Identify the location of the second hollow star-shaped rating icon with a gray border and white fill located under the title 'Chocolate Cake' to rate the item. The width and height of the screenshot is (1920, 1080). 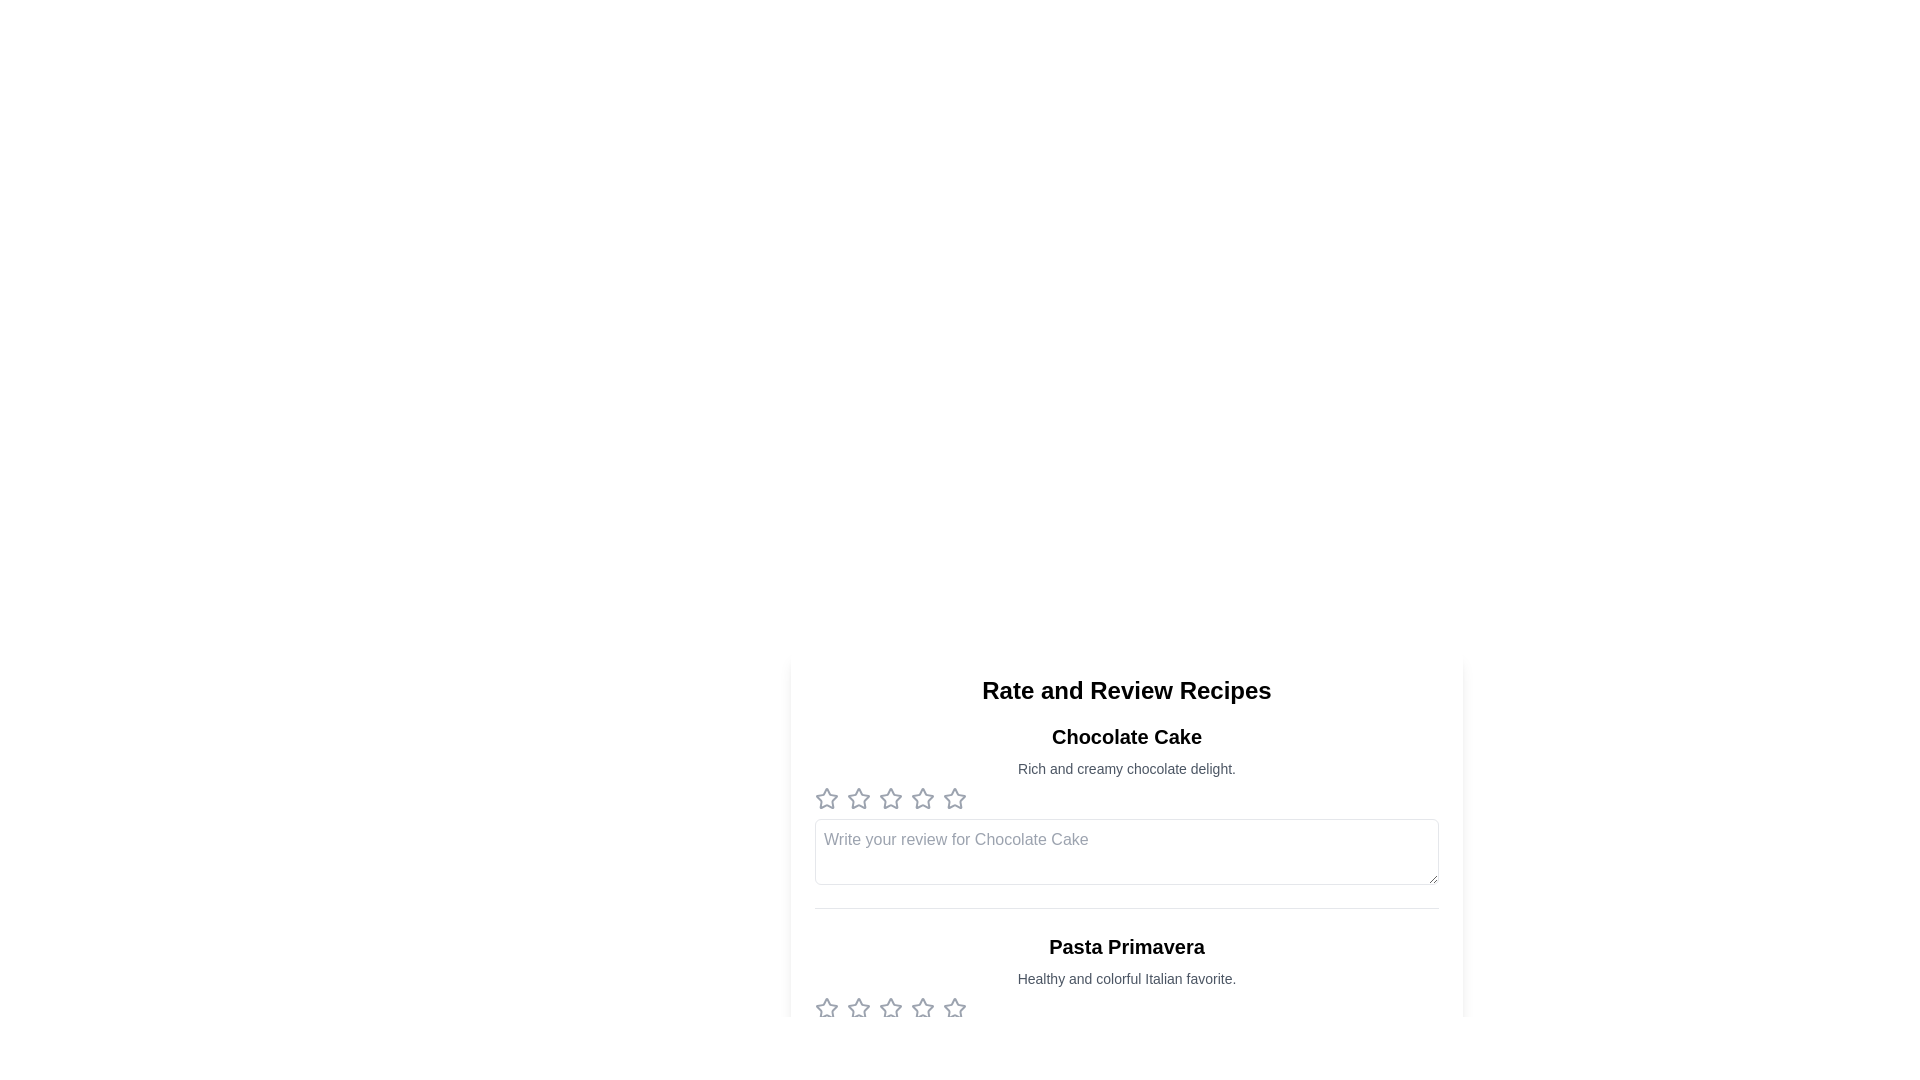
(859, 797).